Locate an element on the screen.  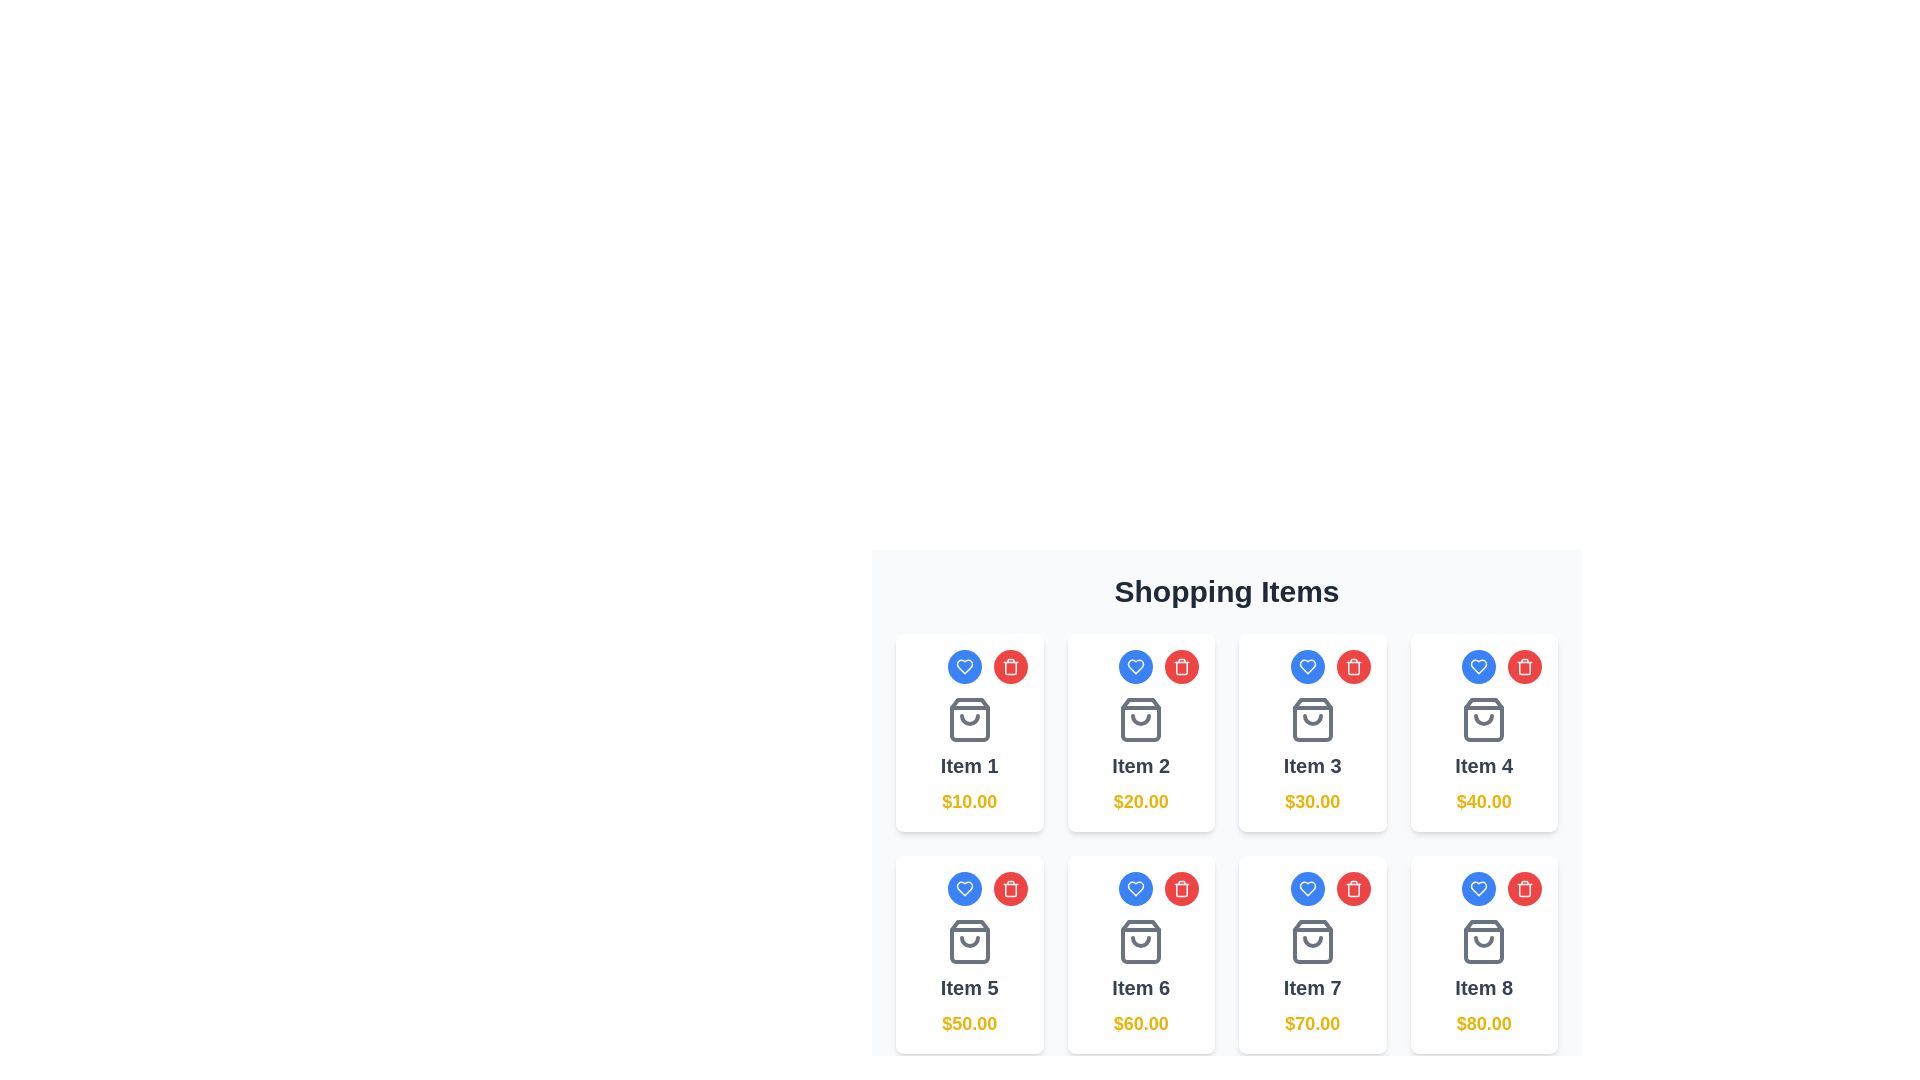
the deletion button located in the bottom row, second column from the right, directly above 'Item 7' and '$70.00' is located at coordinates (1353, 887).